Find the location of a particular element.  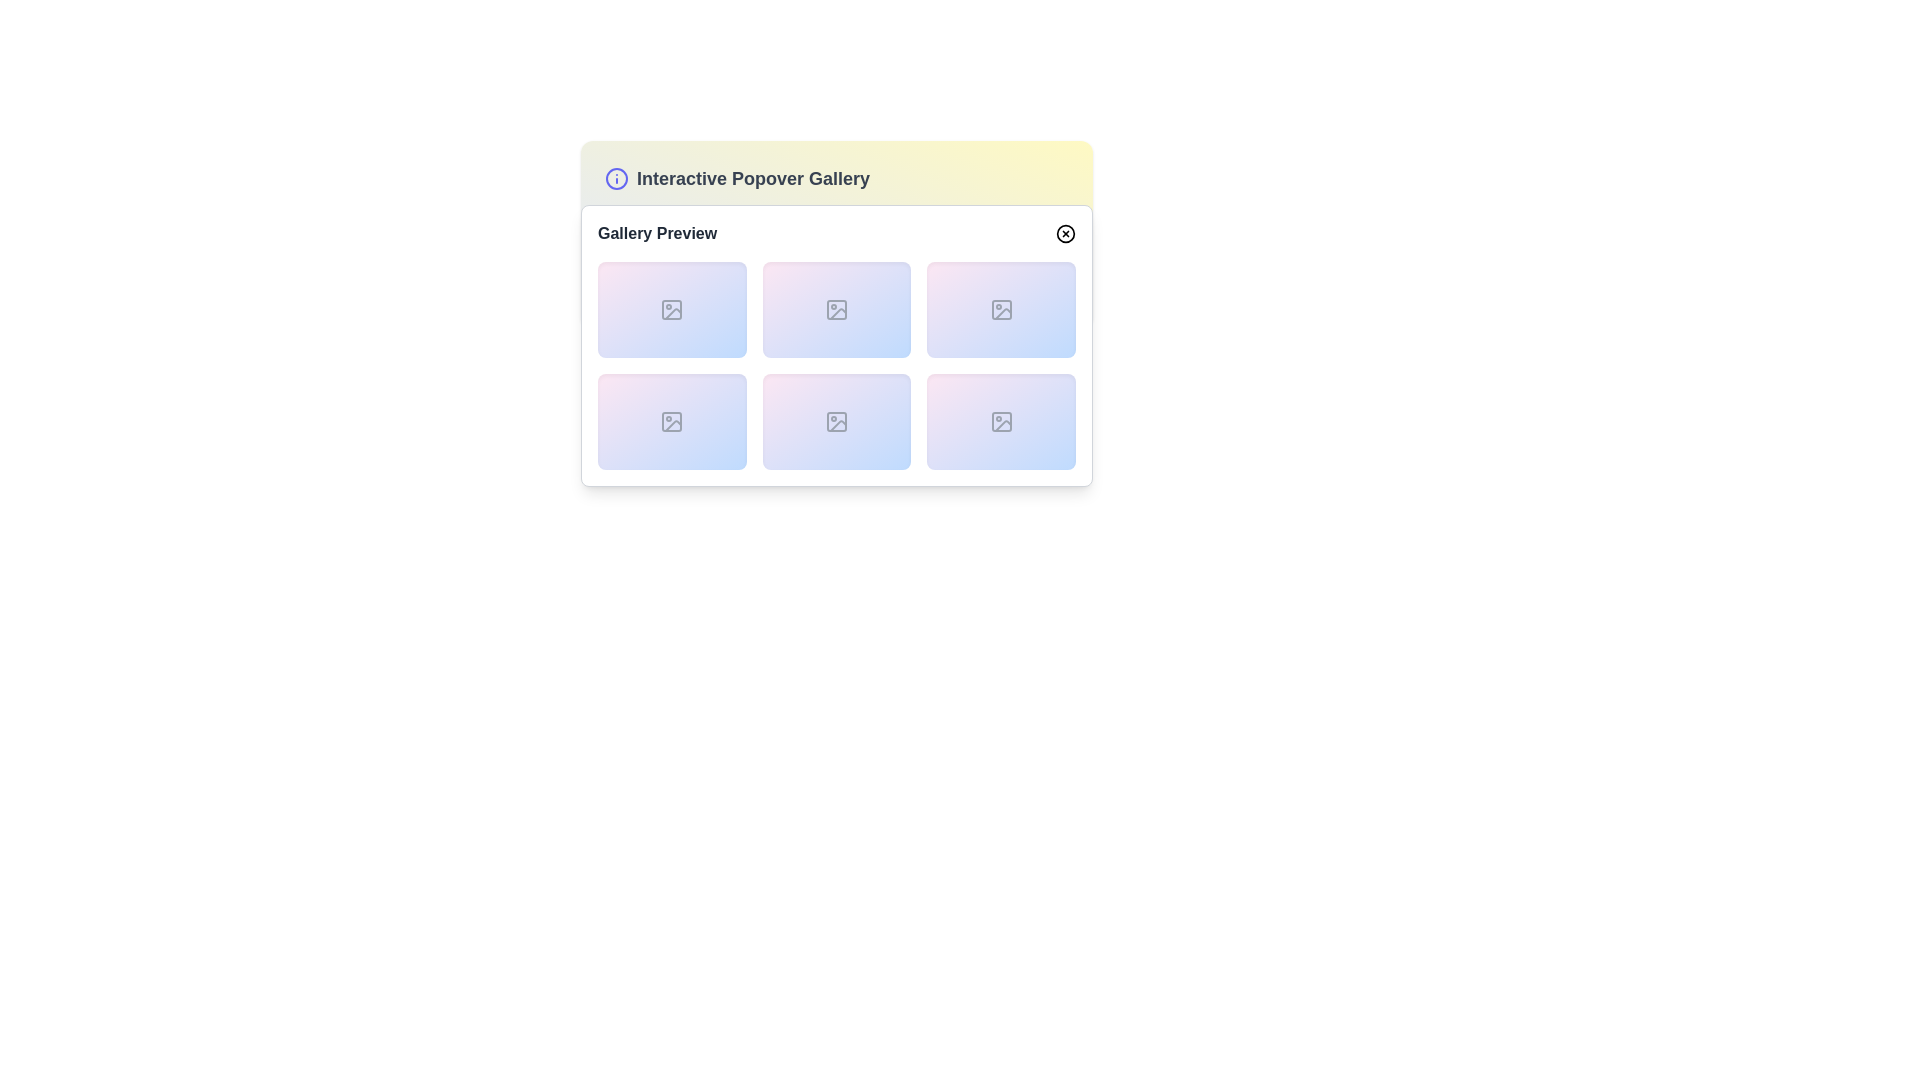

the diagonal line pattern within the SVG element located at the lower right corner of the image placeholder icon in the gallery preview grid is located at coordinates (1003, 314).